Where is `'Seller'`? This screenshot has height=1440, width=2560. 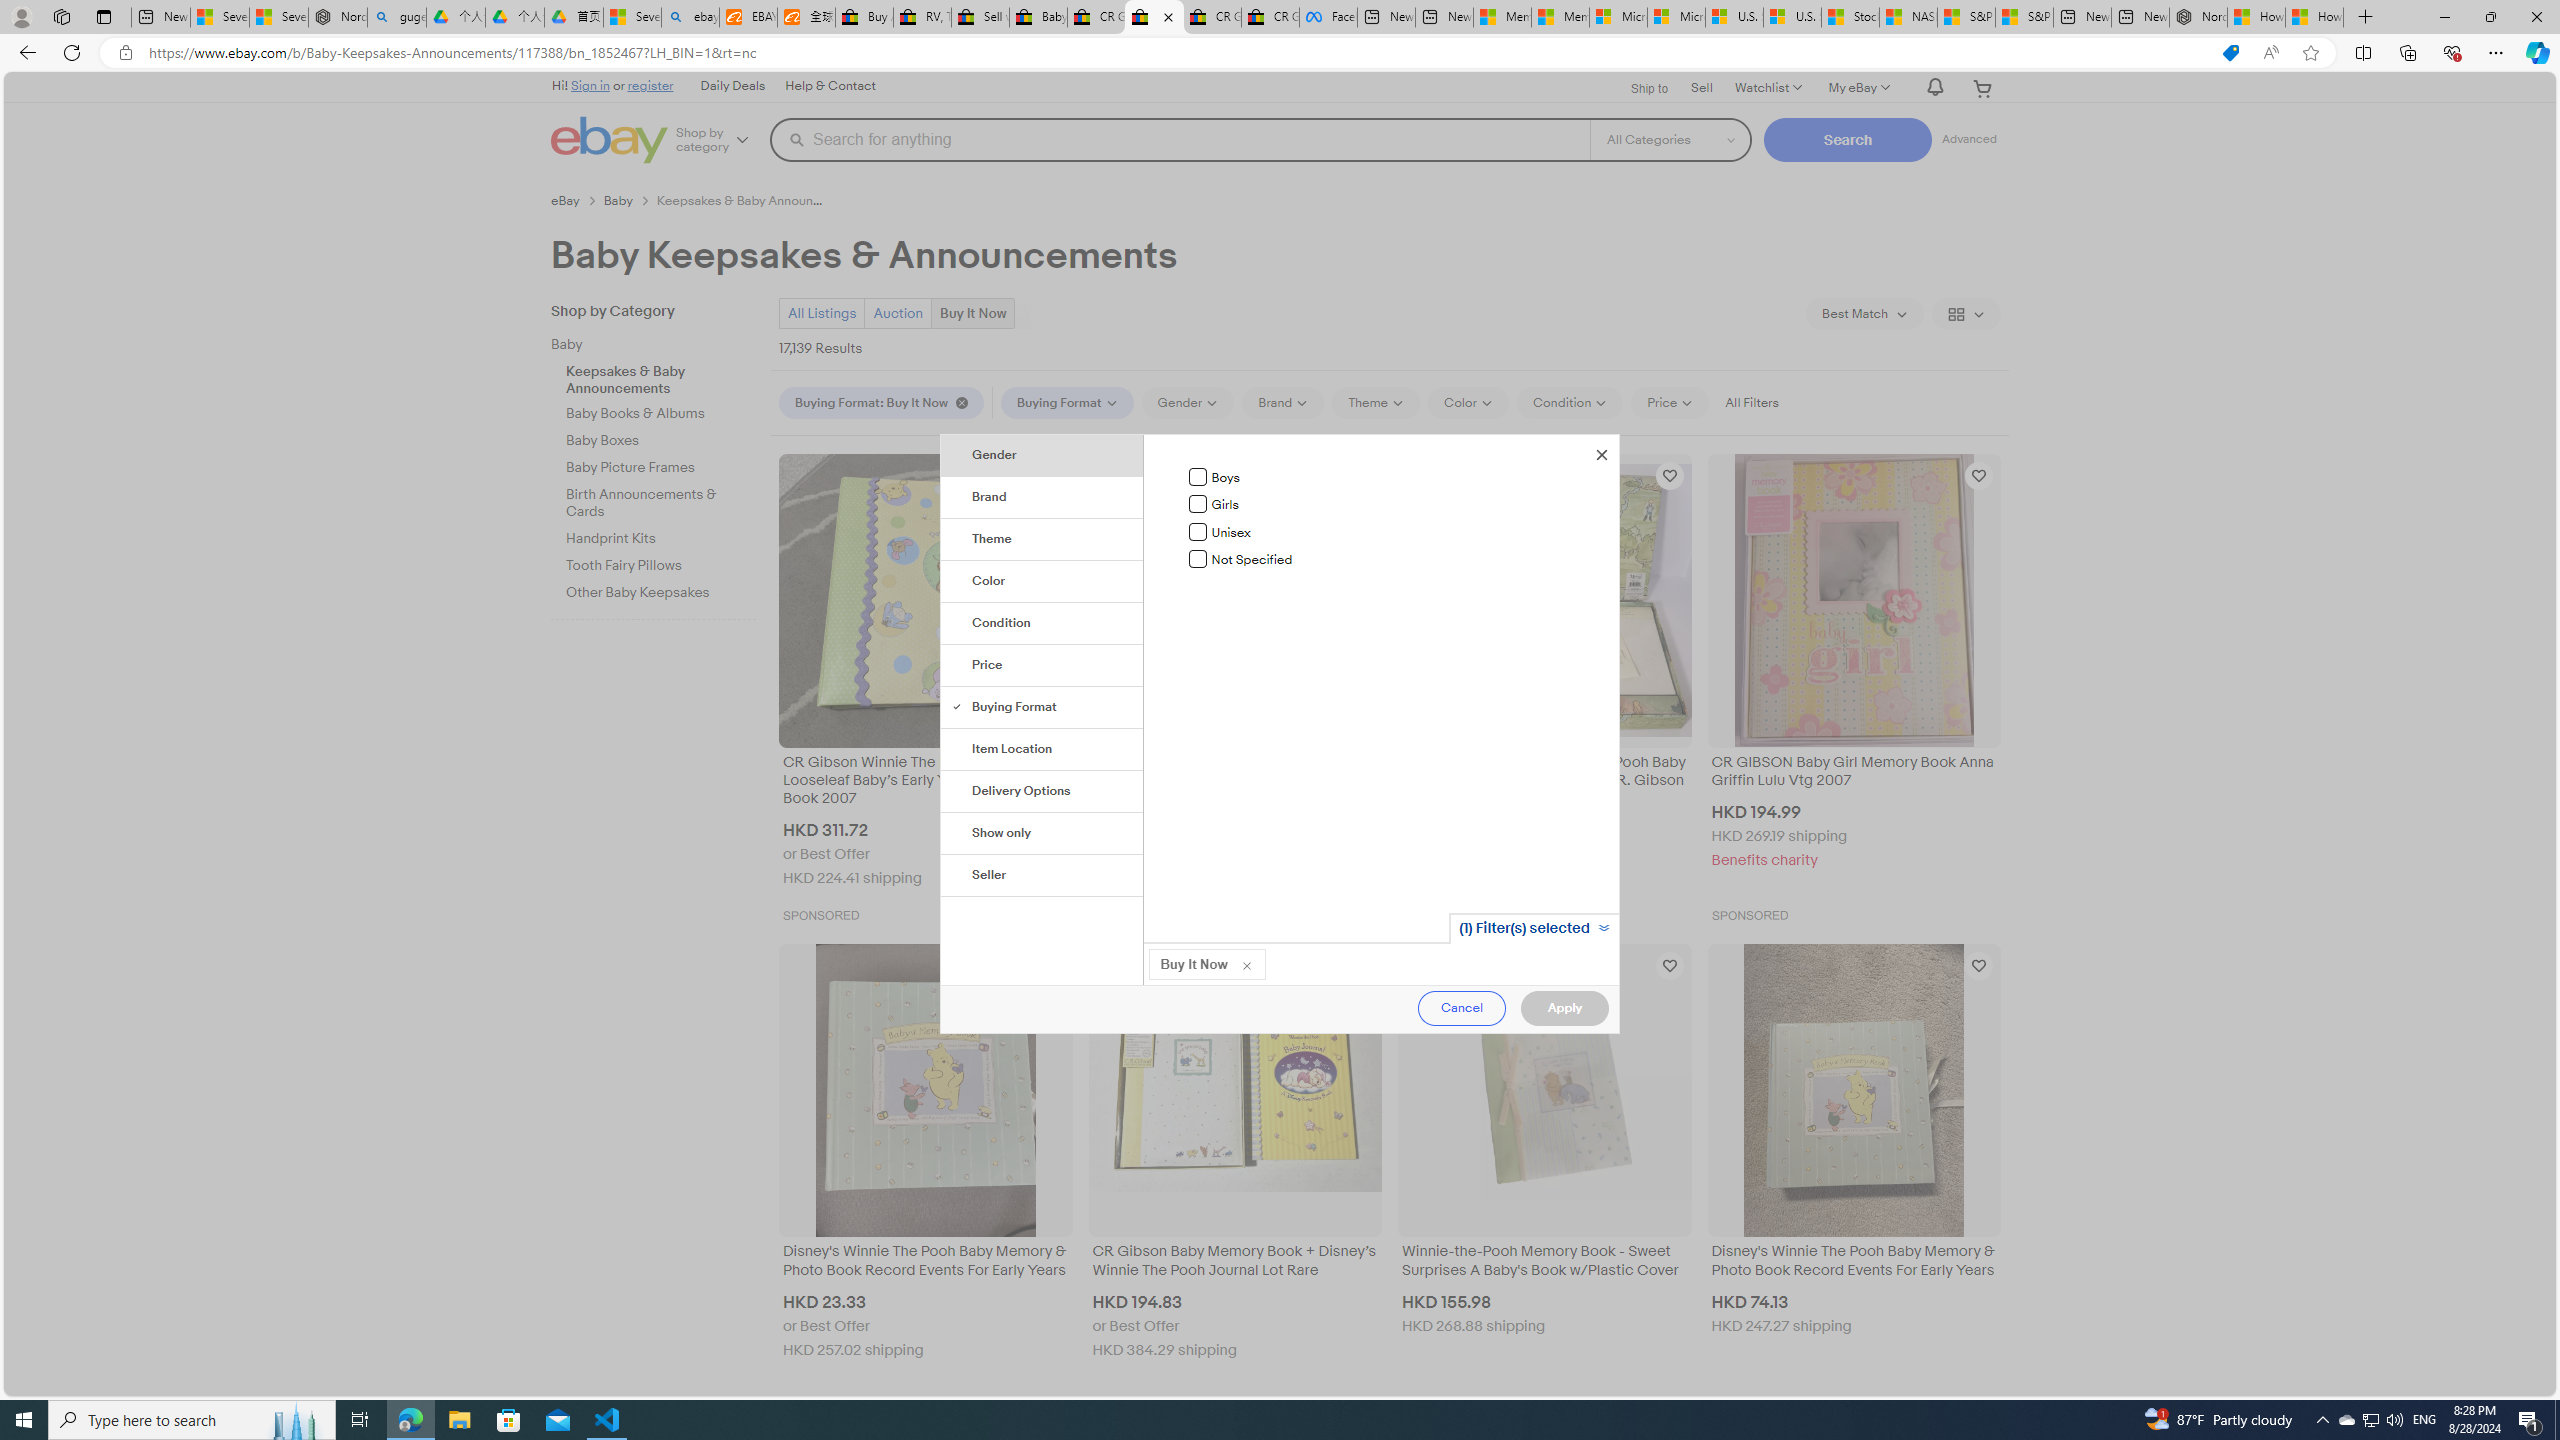 'Seller' is located at coordinates (1043, 876).